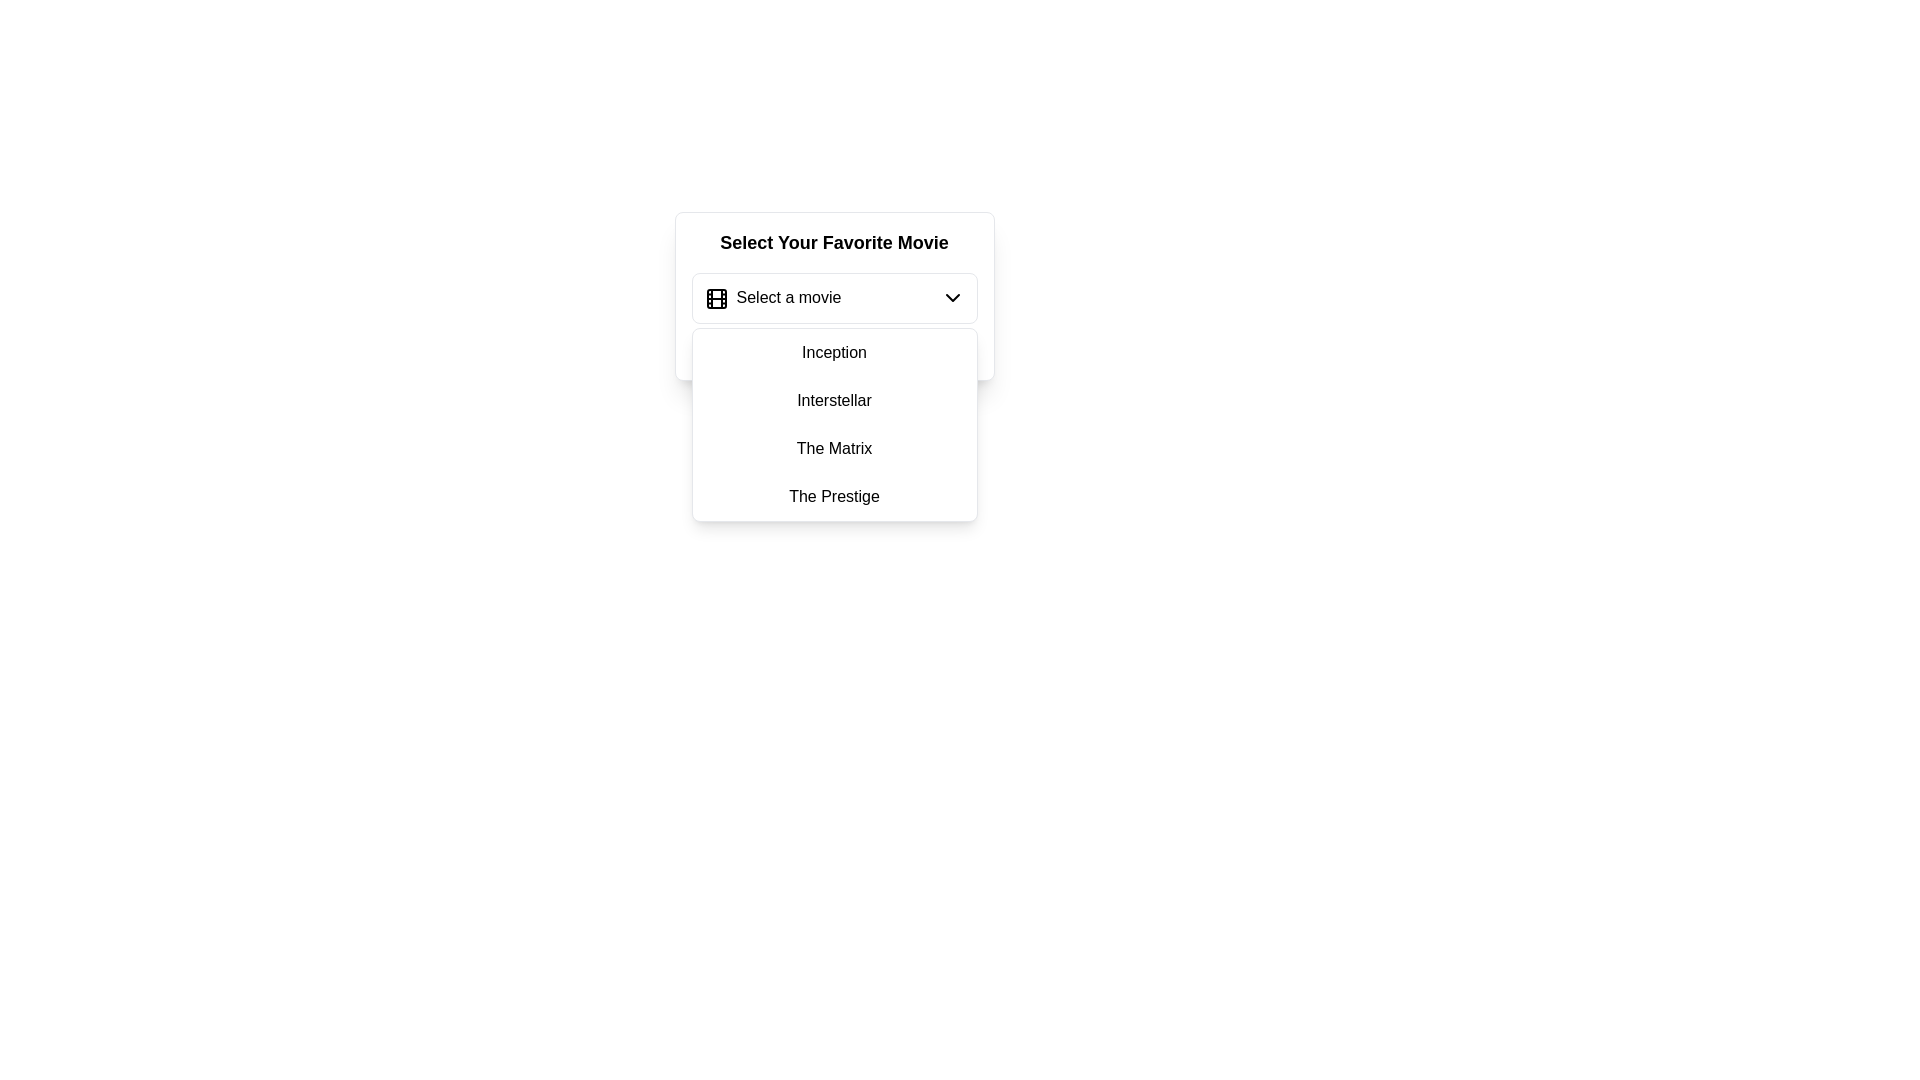 This screenshot has height=1080, width=1920. I want to click on the text menu item reading 'The Prestige', so click(834, 495).